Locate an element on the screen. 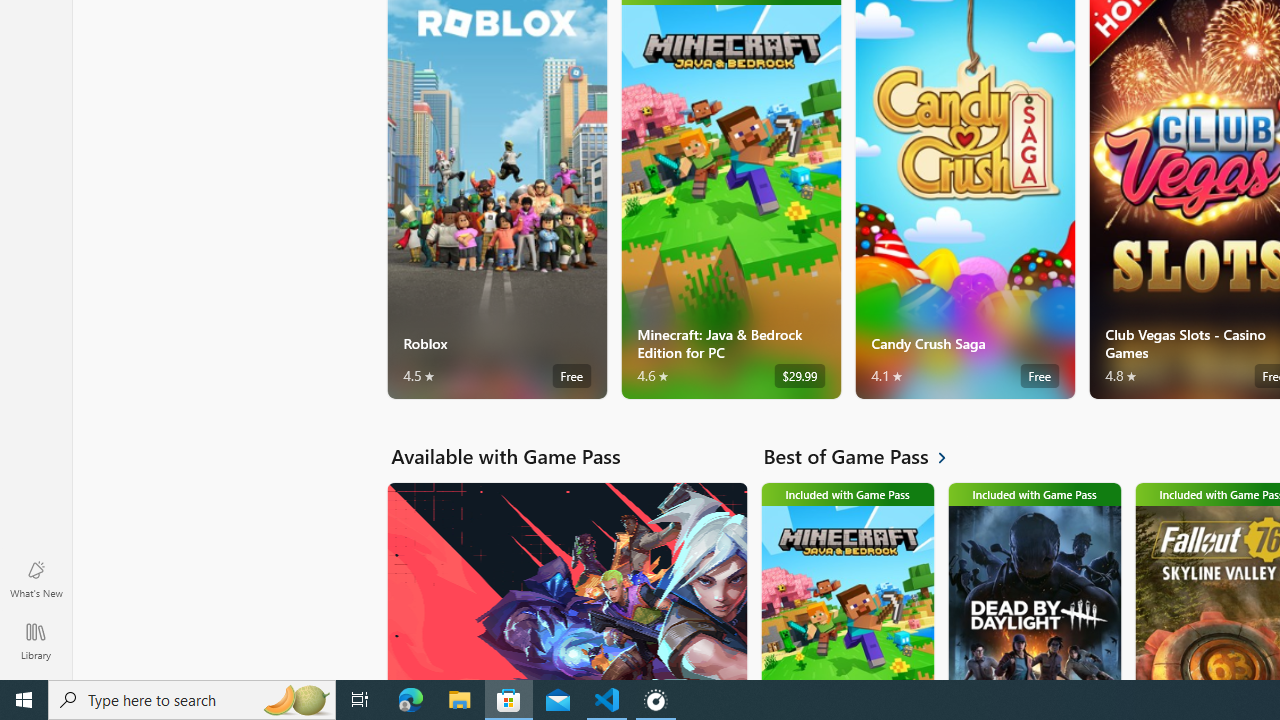 The image size is (1280, 720). 'Available with Game Pass. VALORANT' is located at coordinates (566, 580).